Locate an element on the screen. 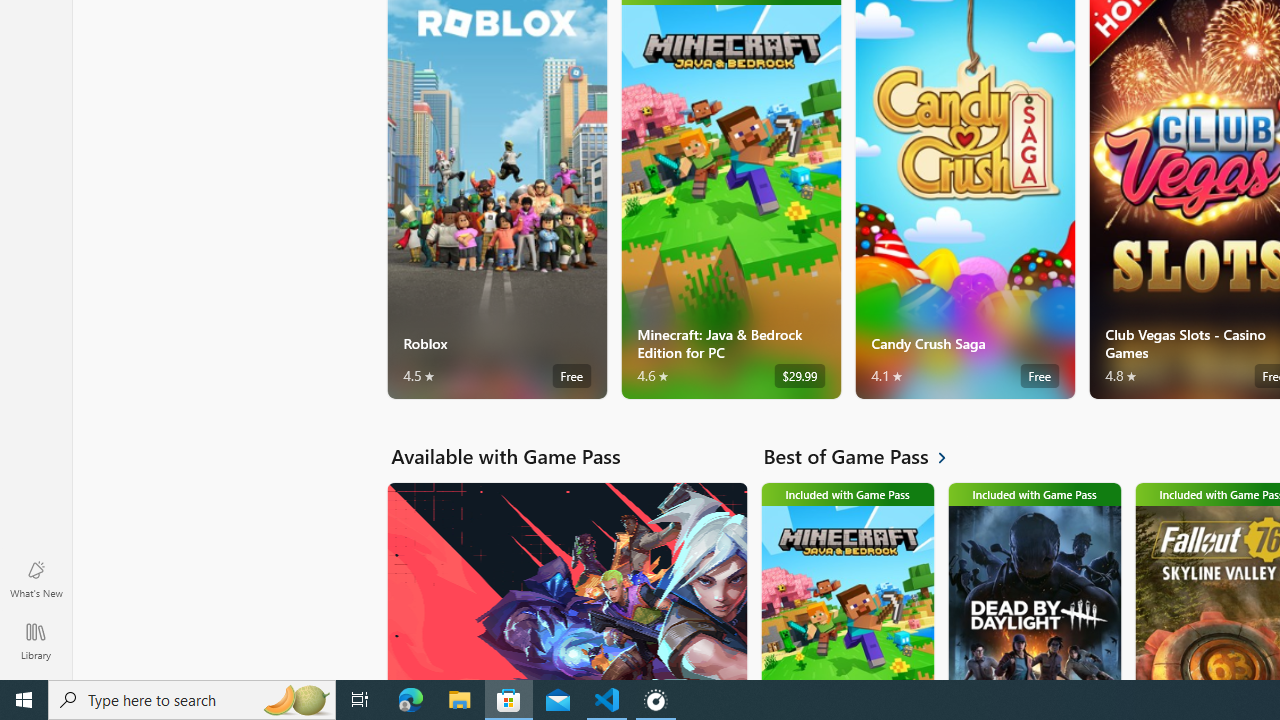 The image size is (1280, 720). 'Available with Game Pass. VALORANT' is located at coordinates (566, 580).